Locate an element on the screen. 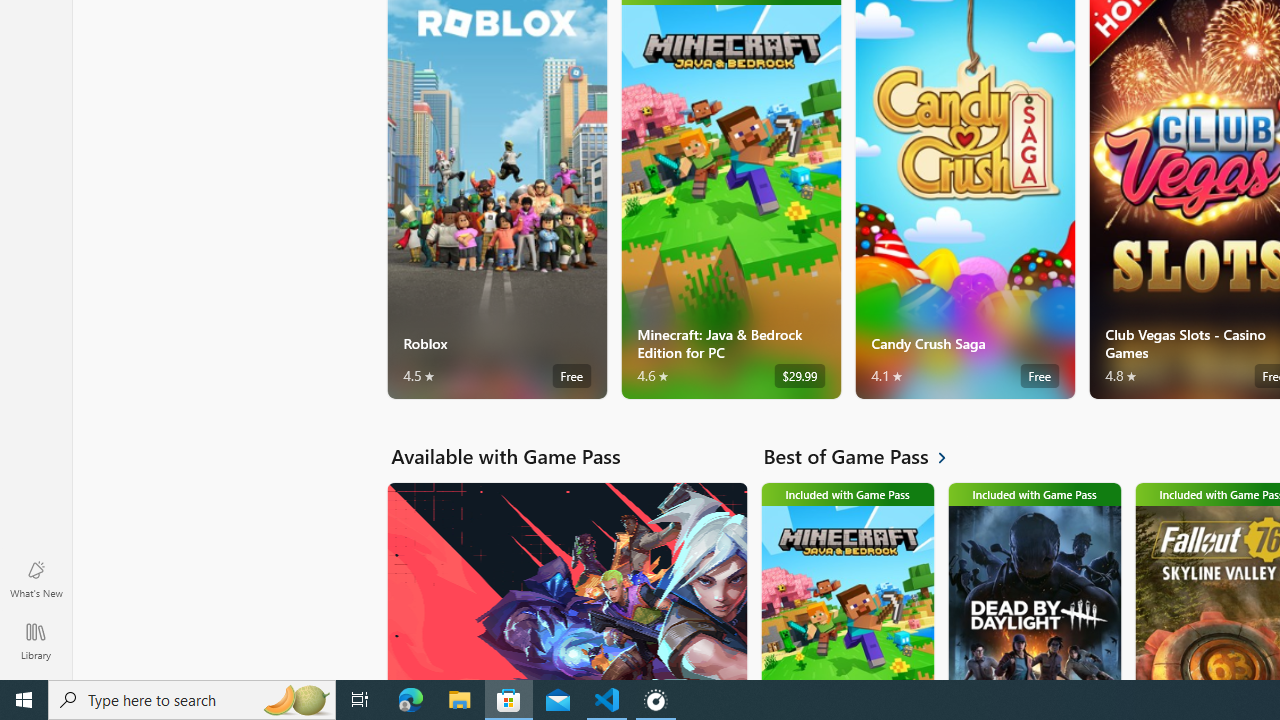 The image size is (1280, 720). 'Available with Game Pass. VALORANT' is located at coordinates (566, 580).